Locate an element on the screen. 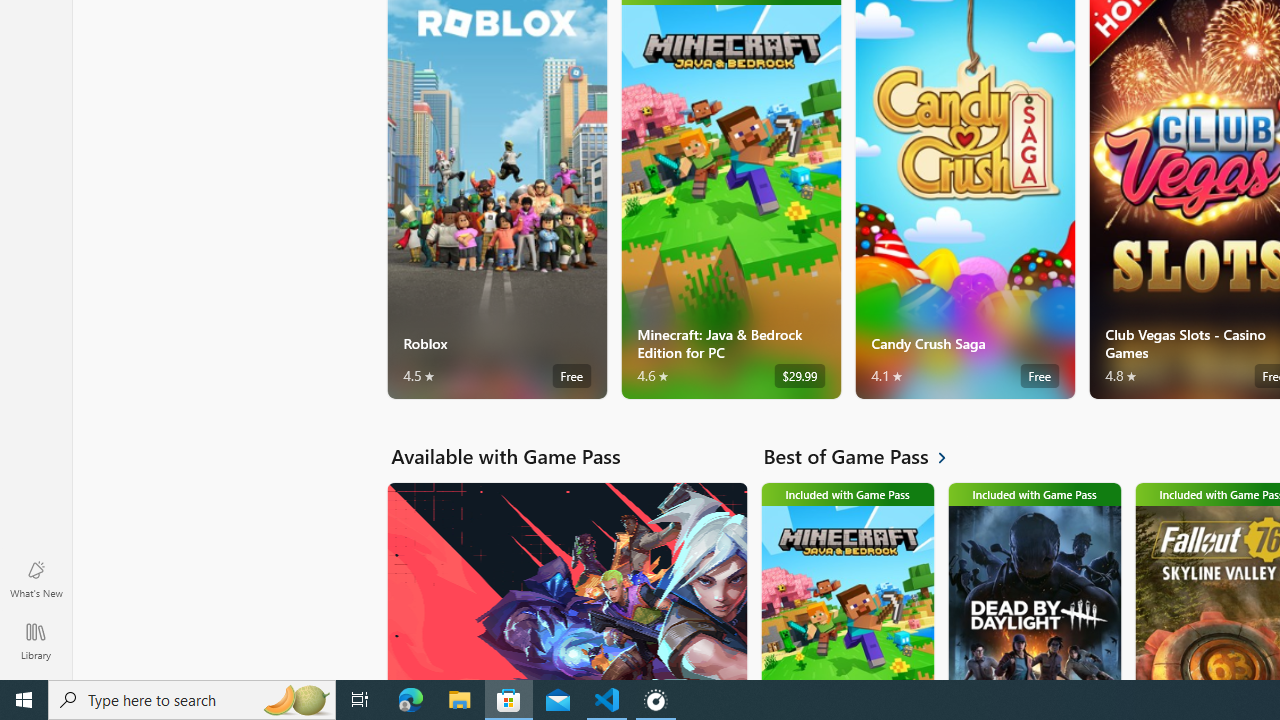 The image size is (1280, 720). 'Available with Game Pass. VALORANT' is located at coordinates (566, 580).